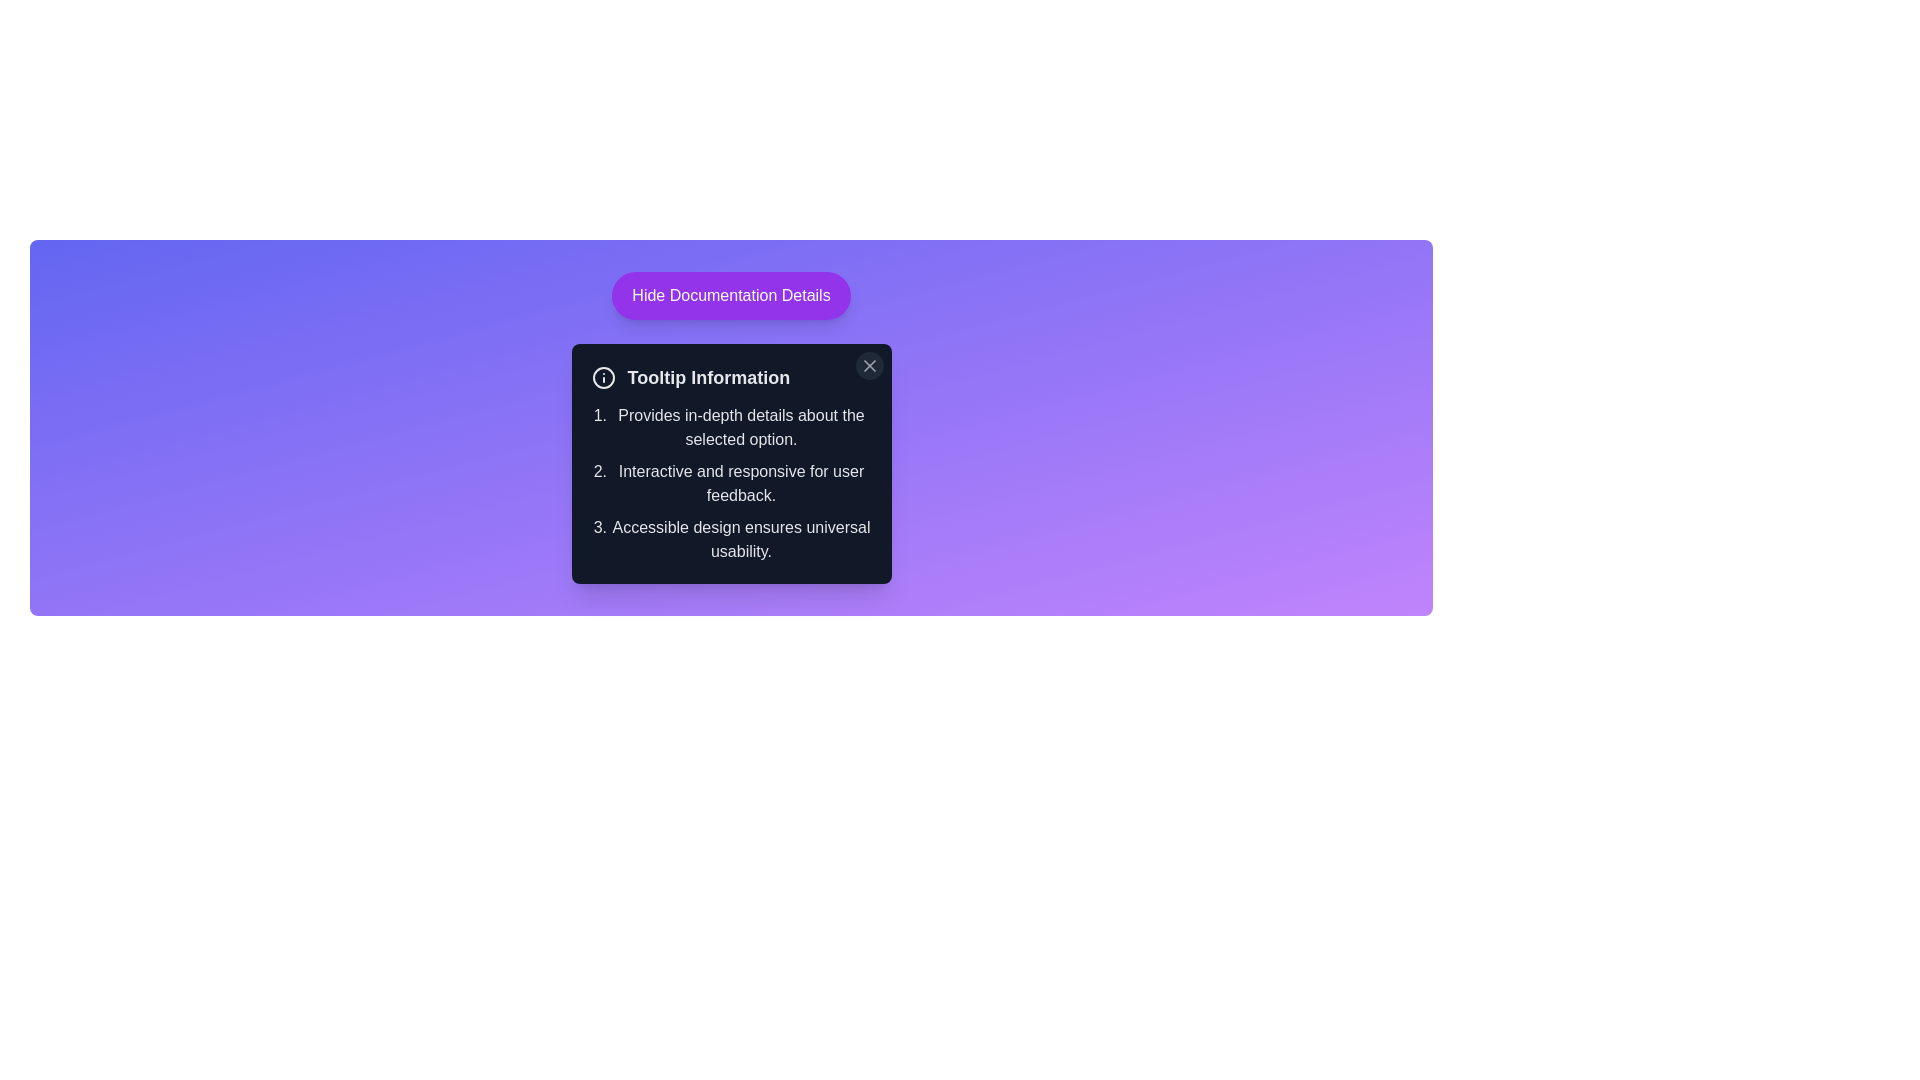 The image size is (1920, 1080). What do you see at coordinates (740, 427) in the screenshot?
I see `the first item in the numbered list that serves as a descriptive label within a dark-background tooltip` at bounding box center [740, 427].